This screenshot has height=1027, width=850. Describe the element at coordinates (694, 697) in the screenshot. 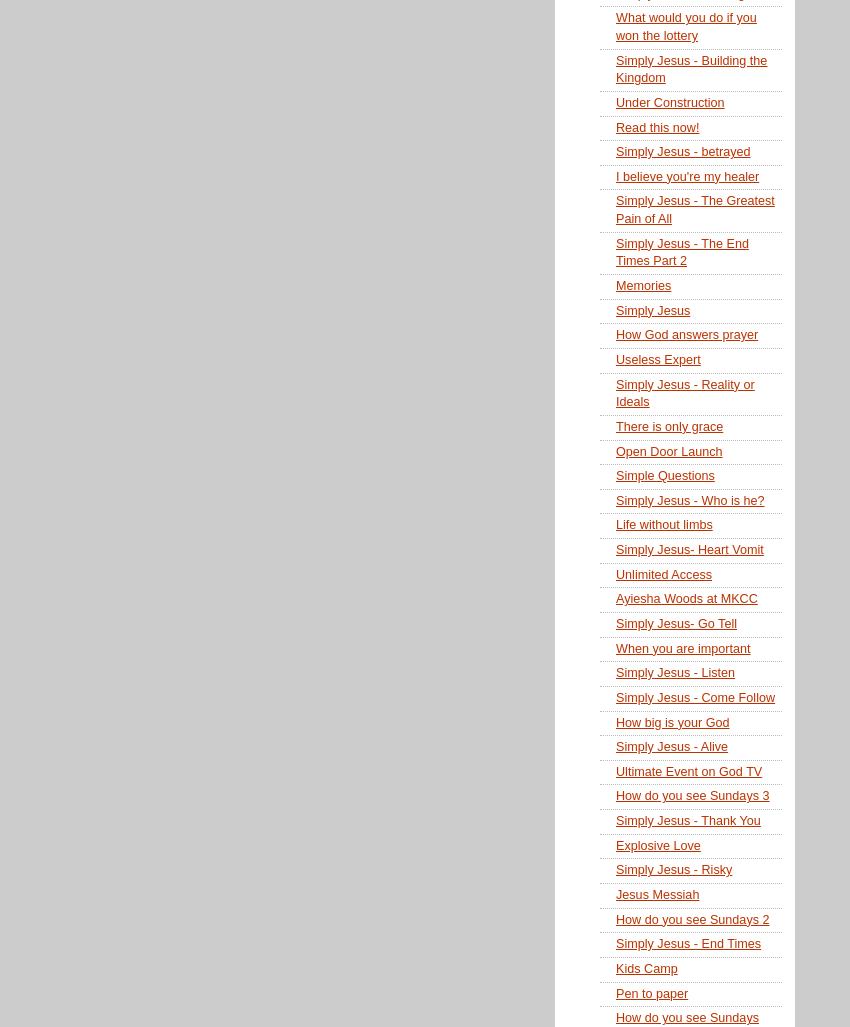

I see `'Simply Jesus - Come Follow'` at that location.